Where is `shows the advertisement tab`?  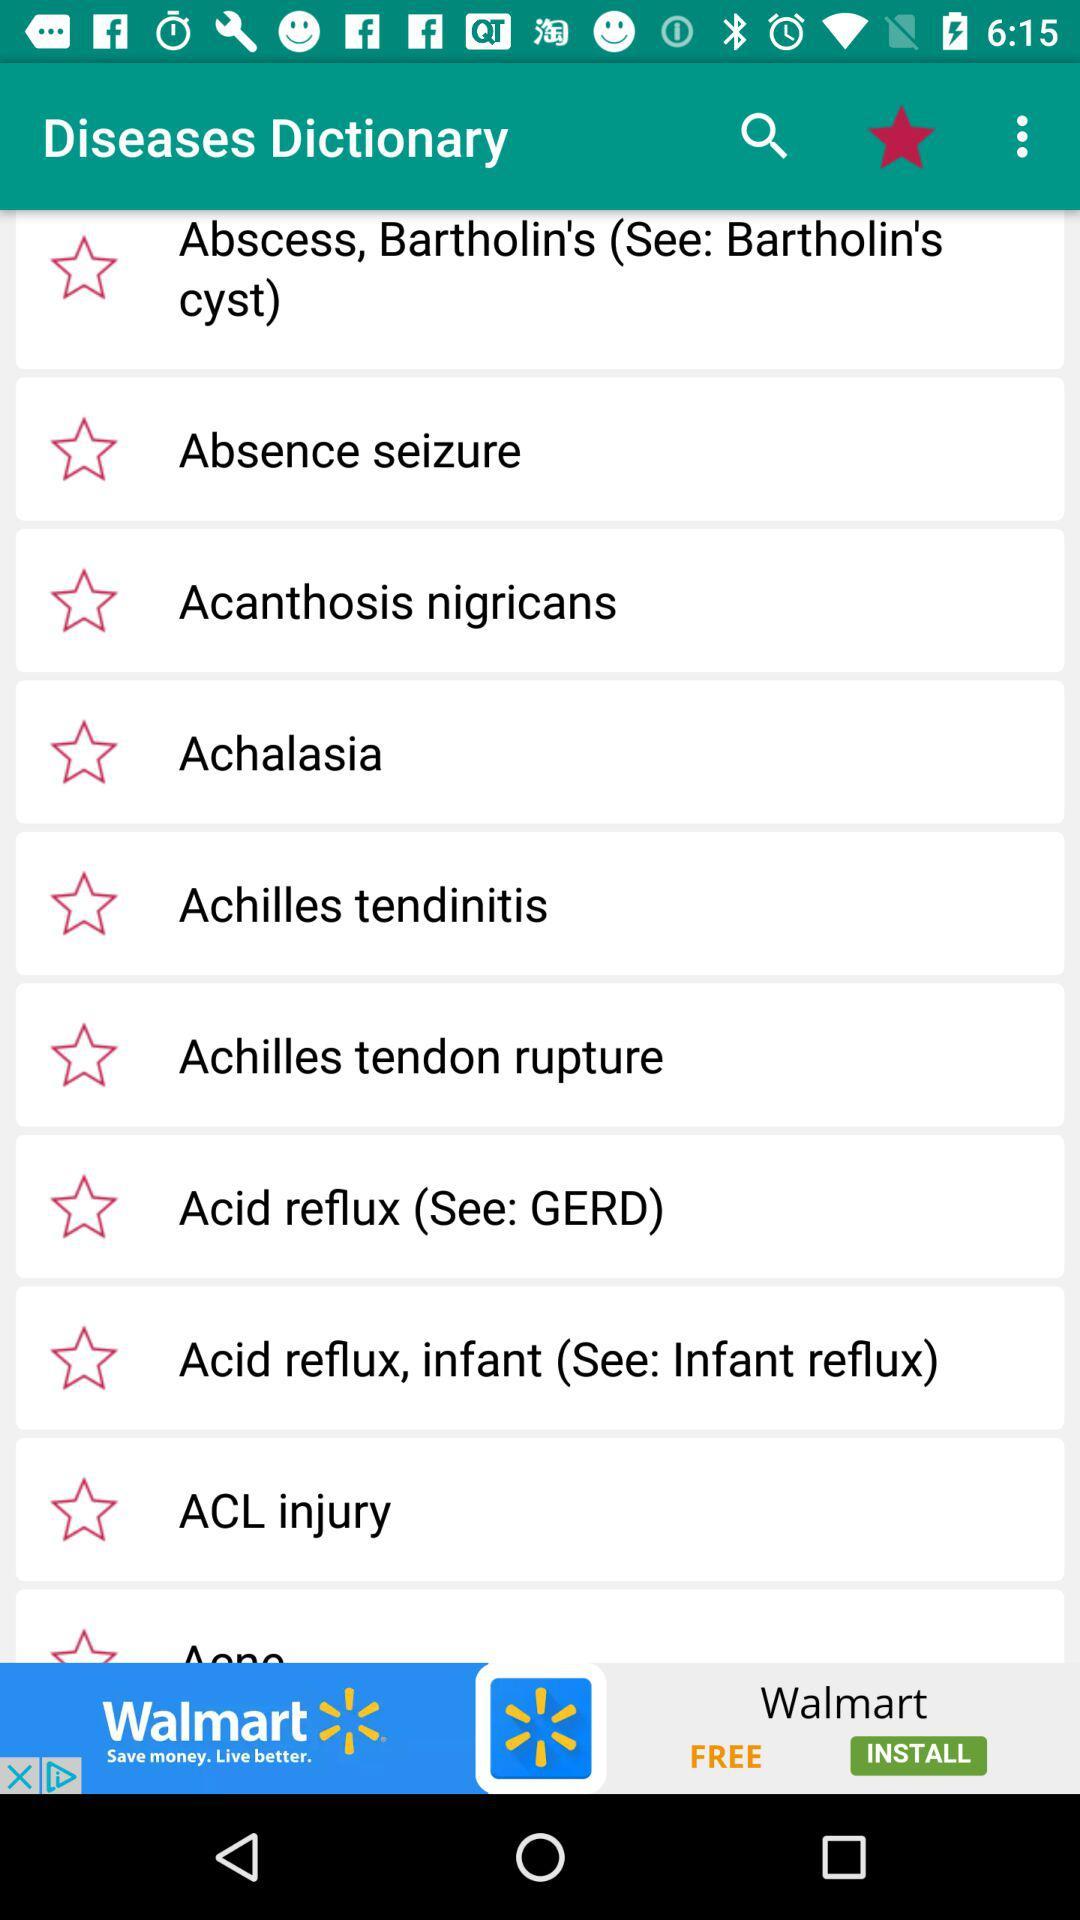
shows the advertisement tab is located at coordinates (540, 1727).